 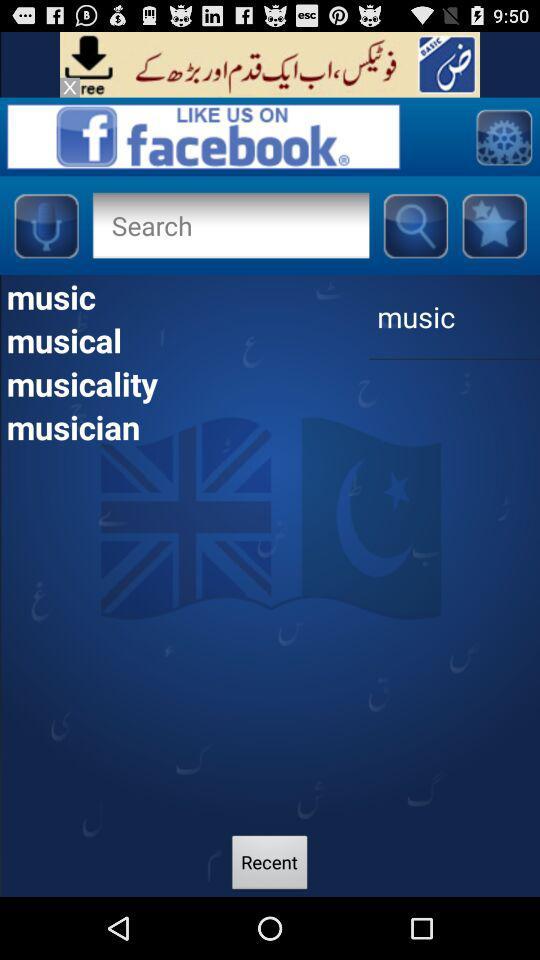 I want to click on search option, so click(x=229, y=225).